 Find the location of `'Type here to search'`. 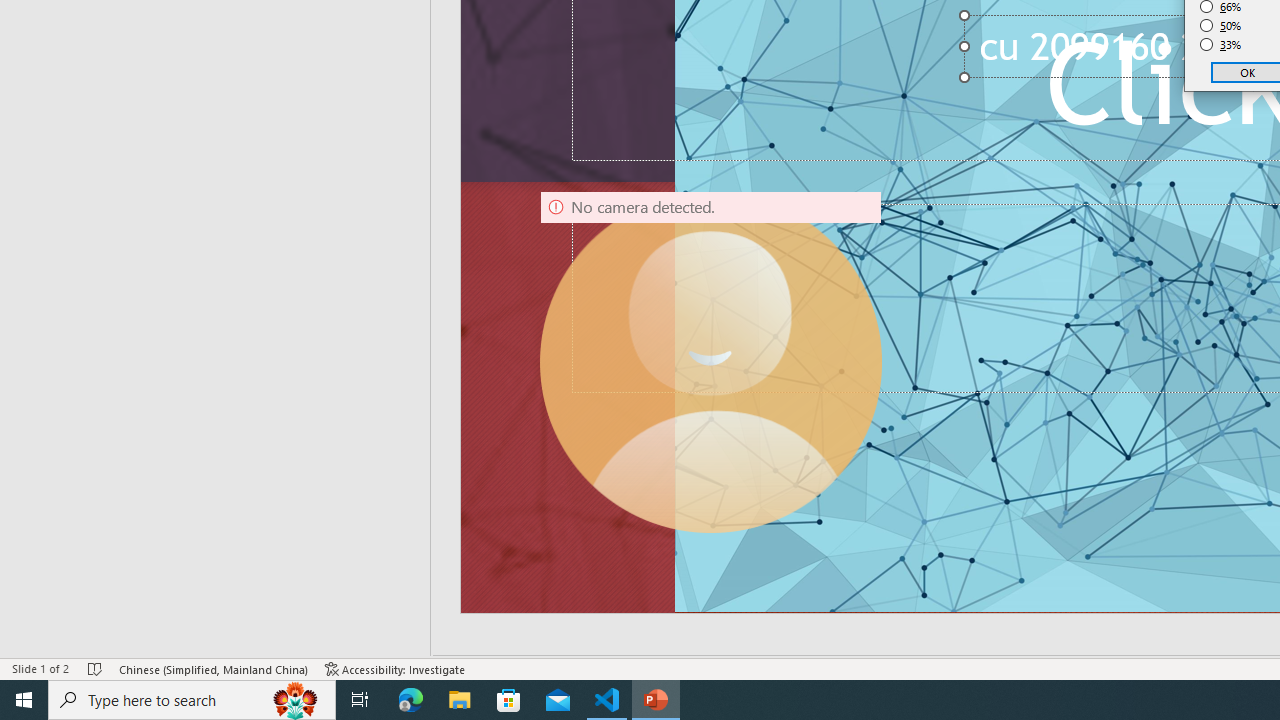

'Type here to search' is located at coordinates (192, 698).